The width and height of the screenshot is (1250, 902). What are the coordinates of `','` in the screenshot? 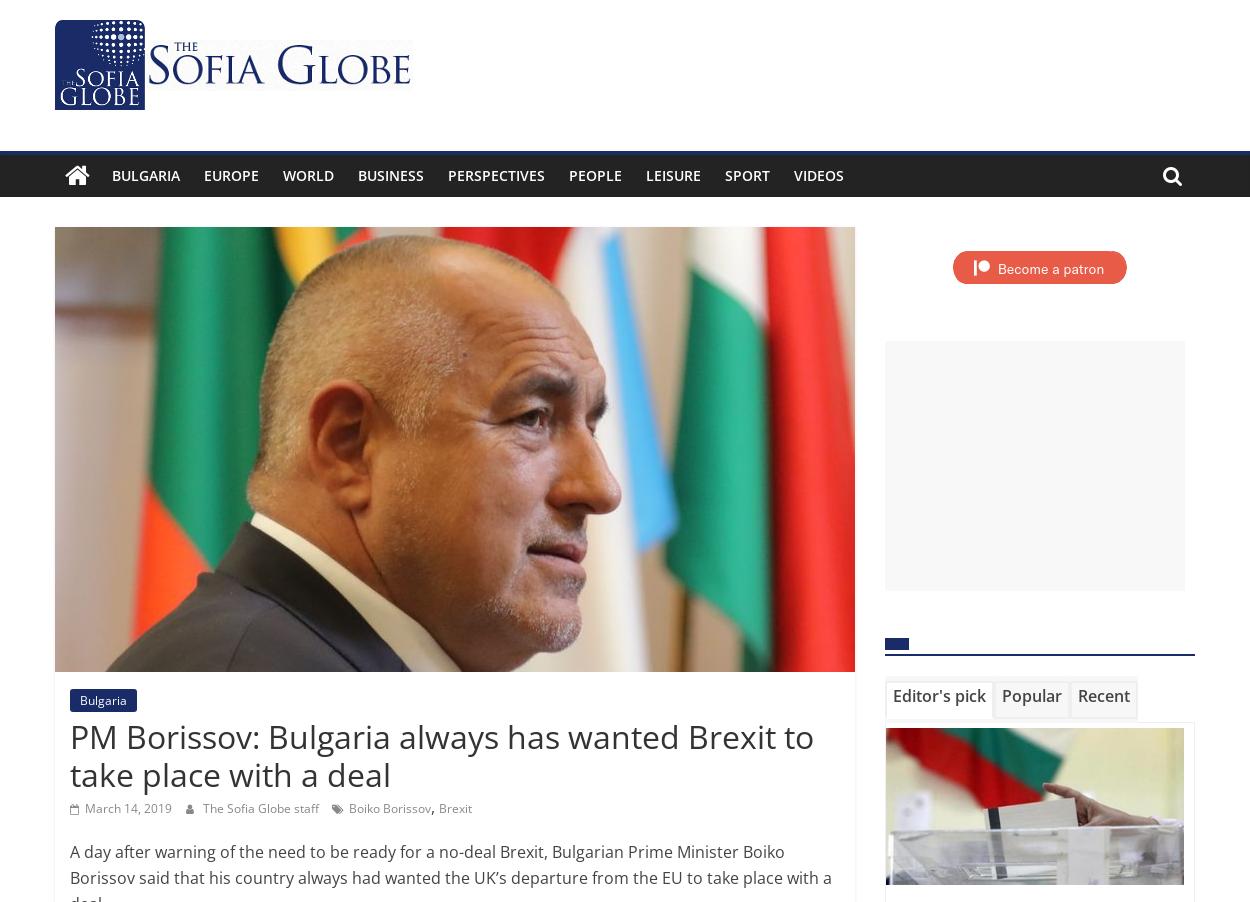 It's located at (431, 805).